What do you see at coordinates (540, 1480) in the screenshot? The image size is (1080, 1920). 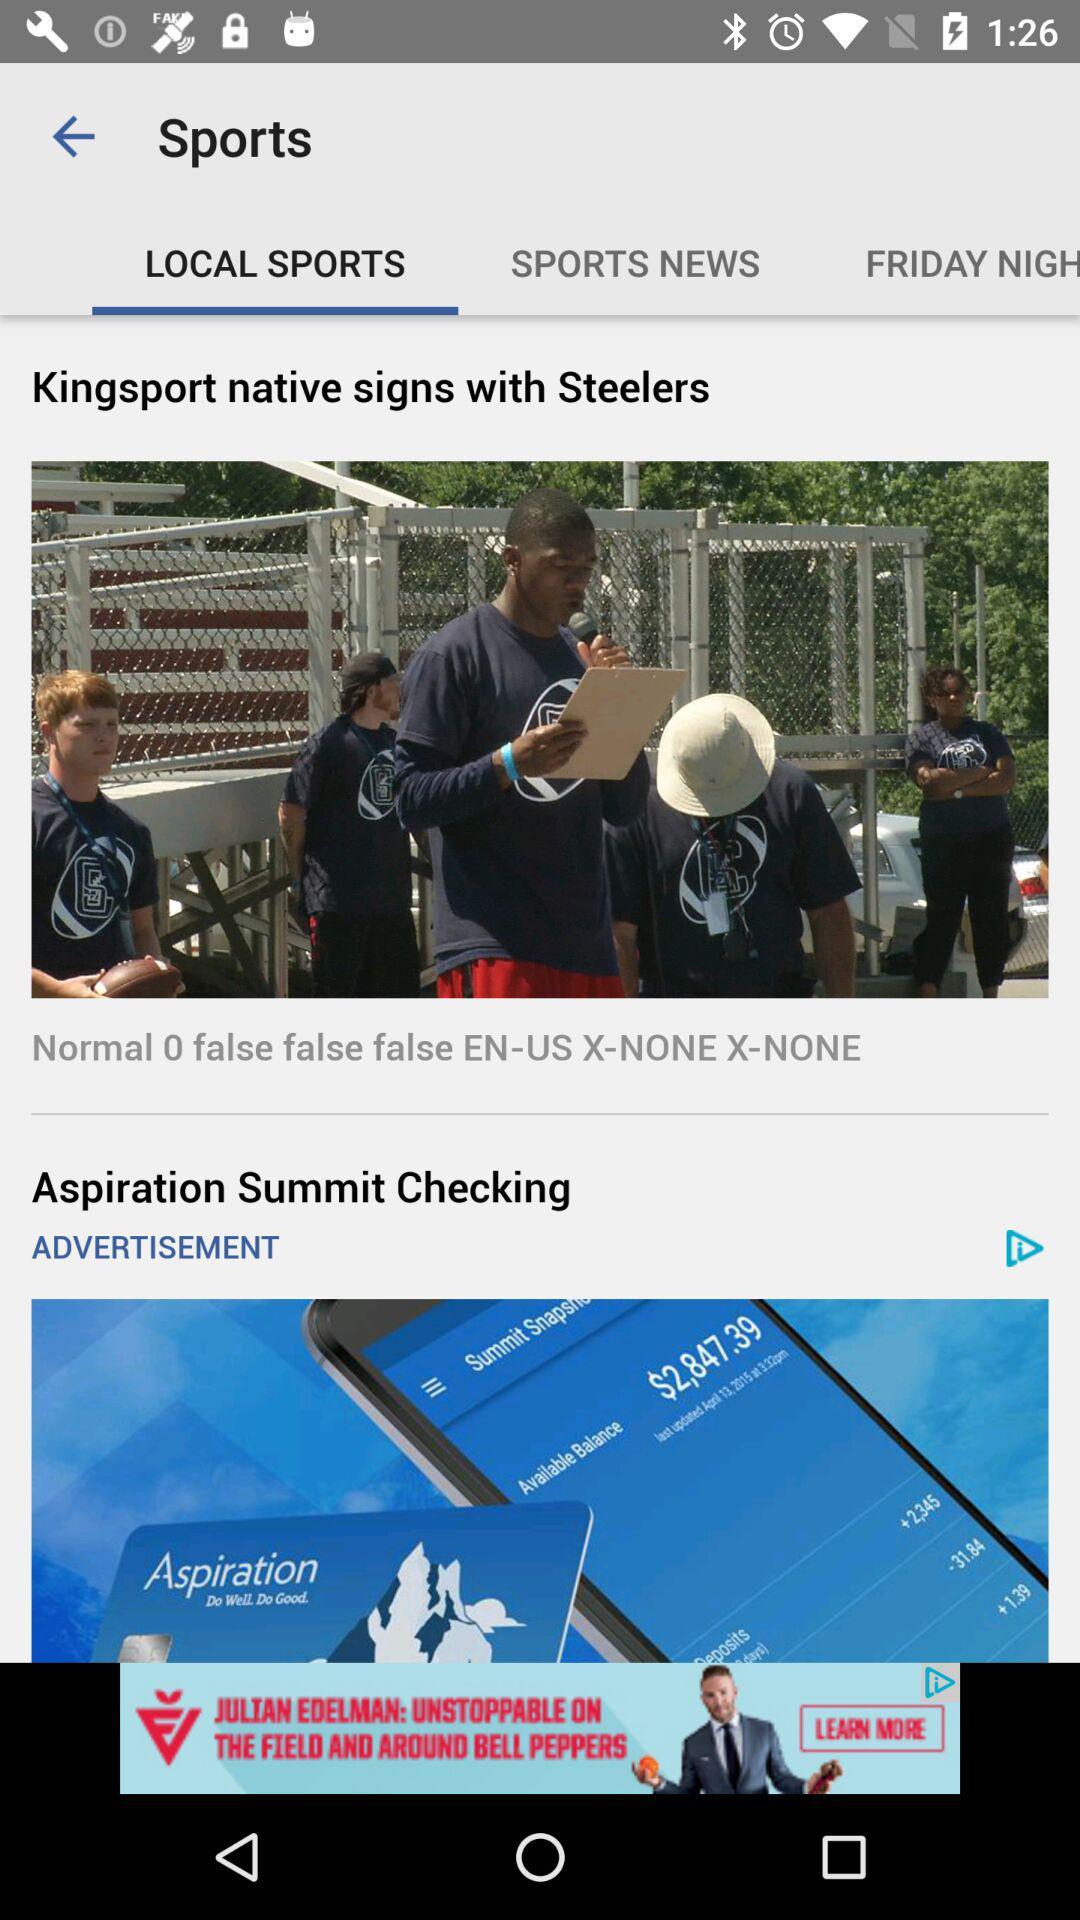 I see `this option advertisement` at bounding box center [540, 1480].